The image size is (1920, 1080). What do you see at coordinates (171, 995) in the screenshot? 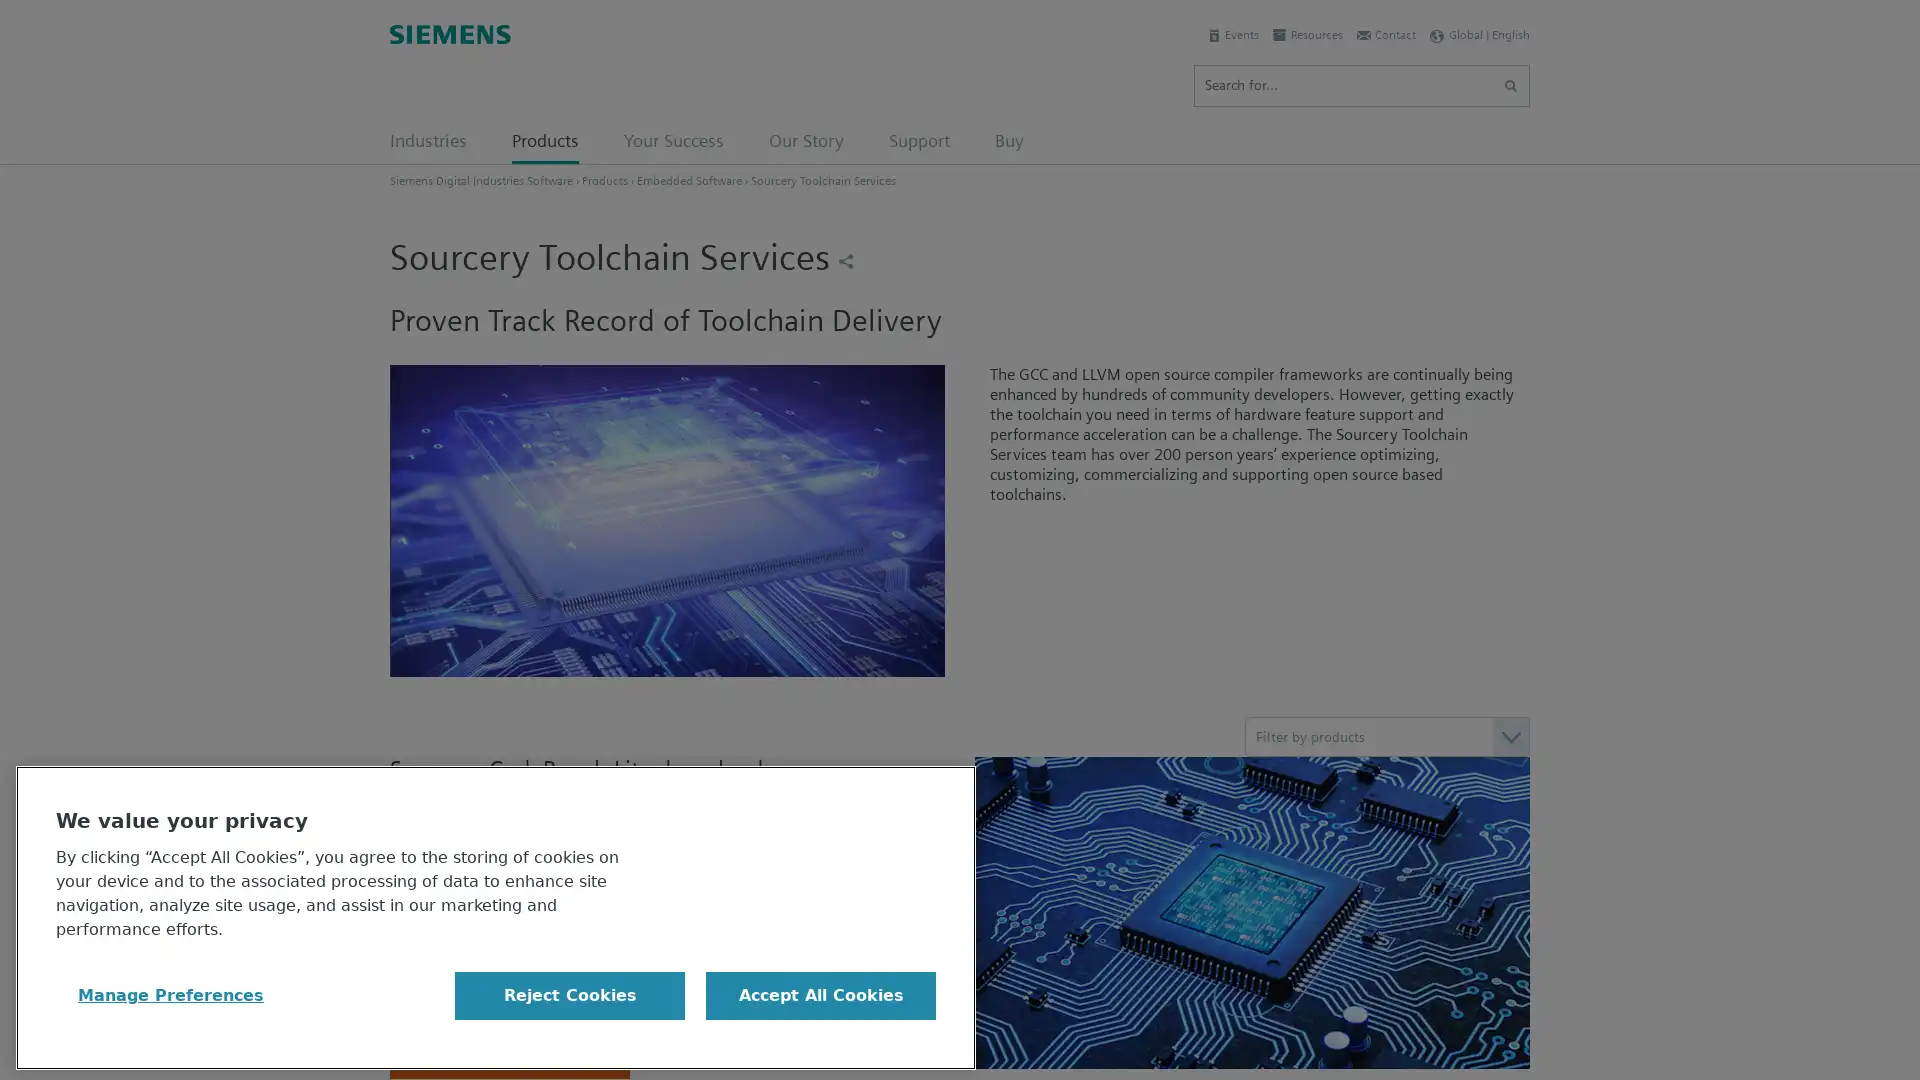
I see `Manage Preferences` at bounding box center [171, 995].